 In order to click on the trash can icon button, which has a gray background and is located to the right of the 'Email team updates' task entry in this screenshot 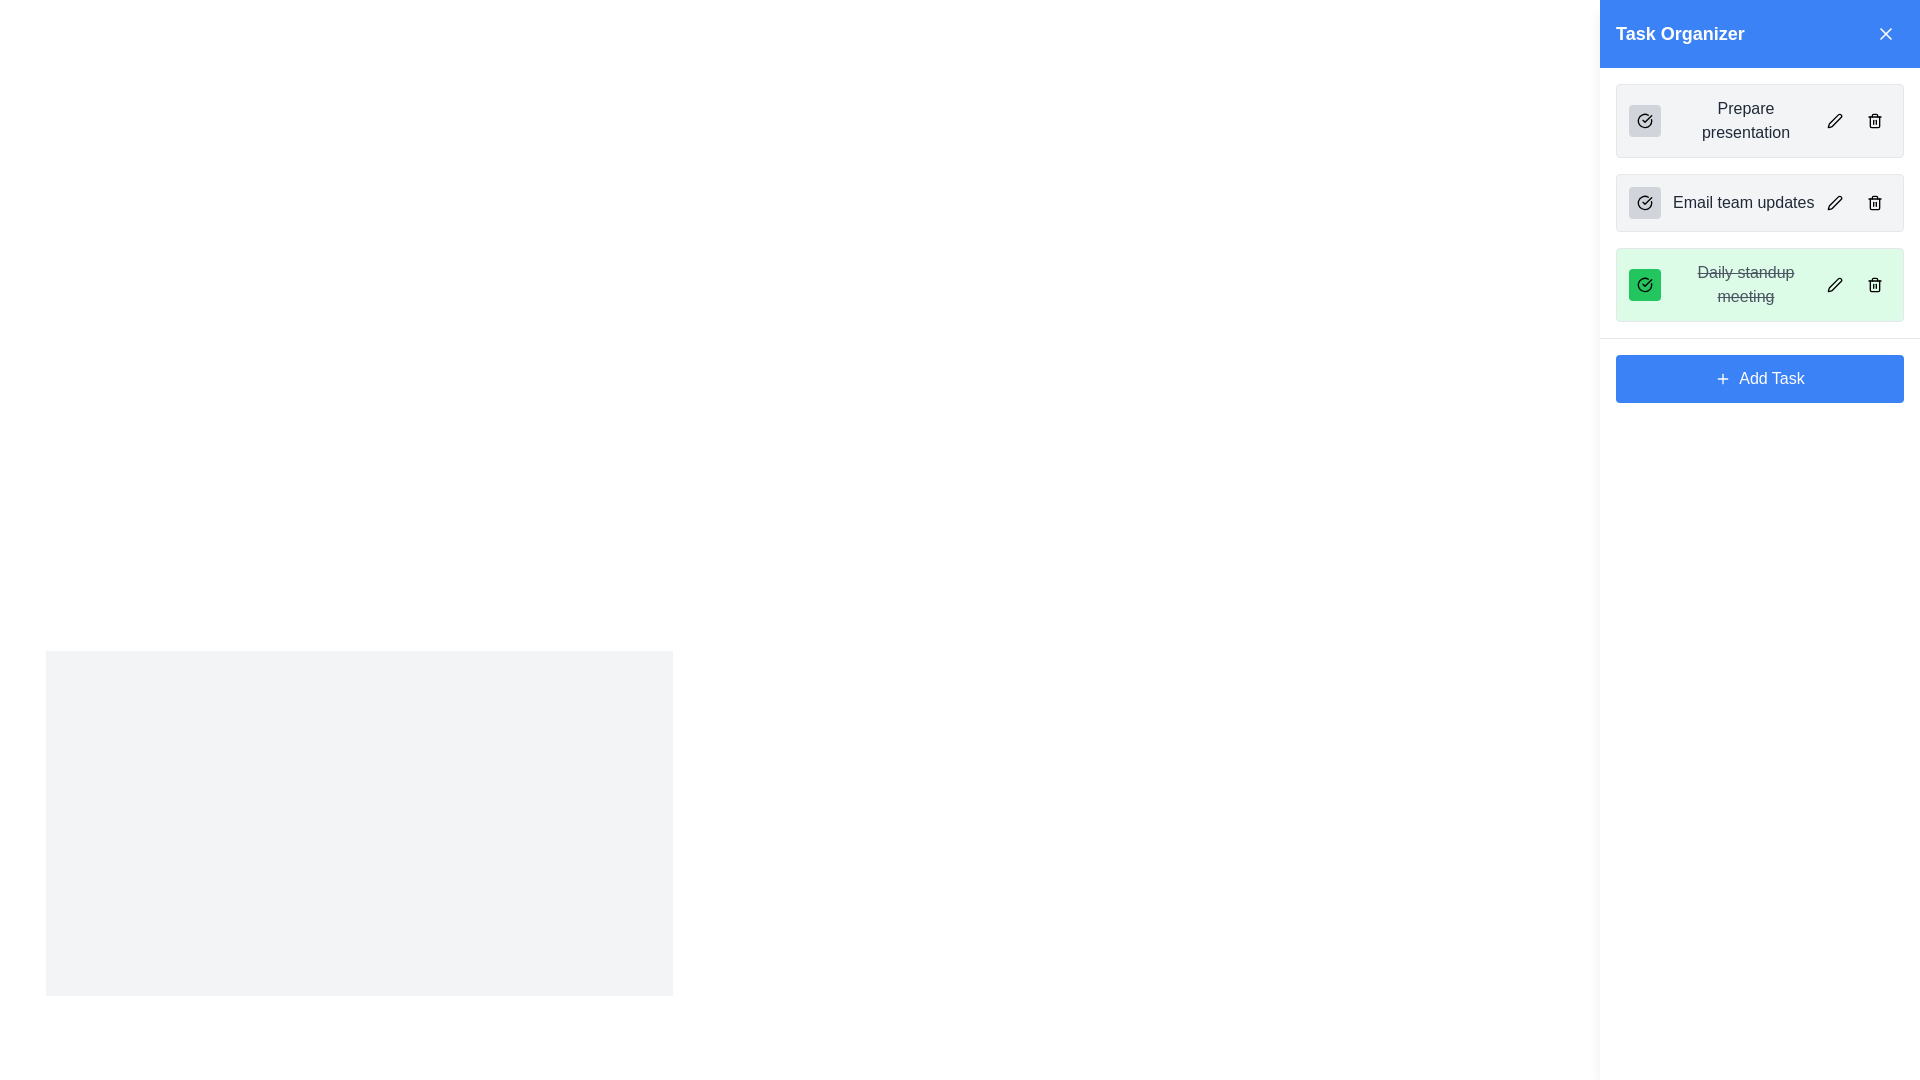, I will do `click(1874, 203)`.